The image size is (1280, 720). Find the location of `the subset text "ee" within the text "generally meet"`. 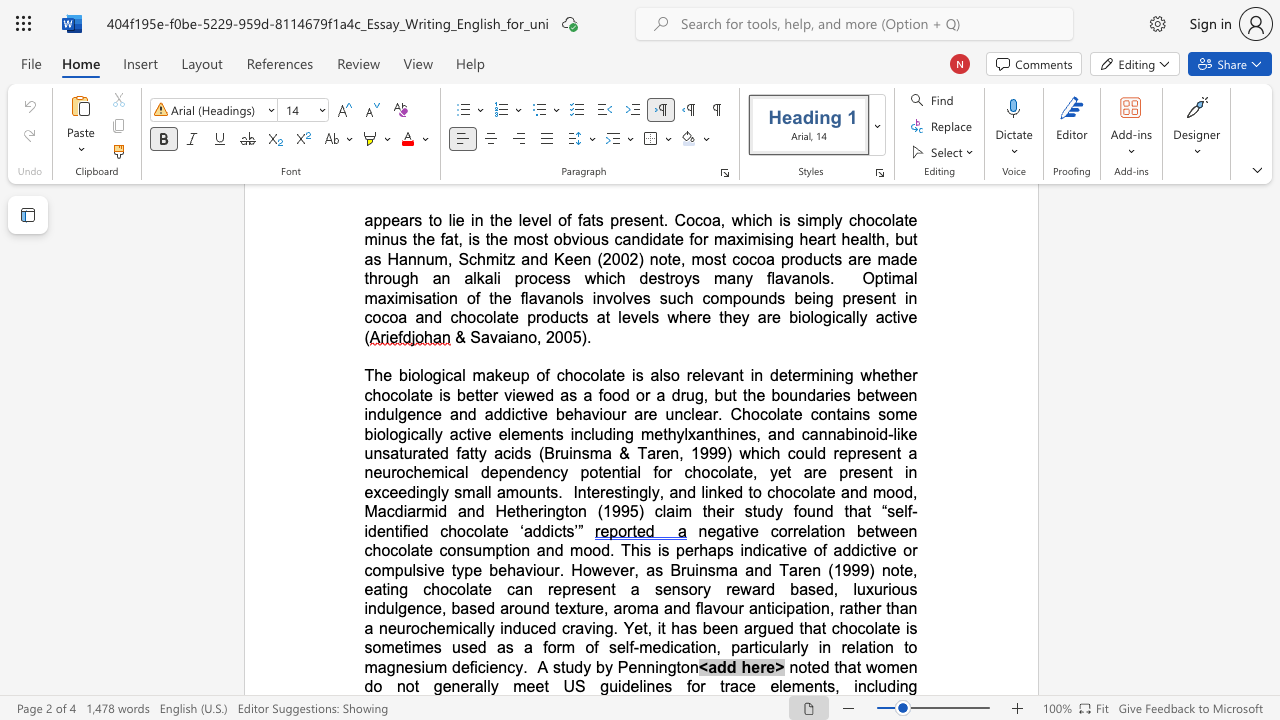

the subset text "ee" within the text "generally meet" is located at coordinates (526, 685).